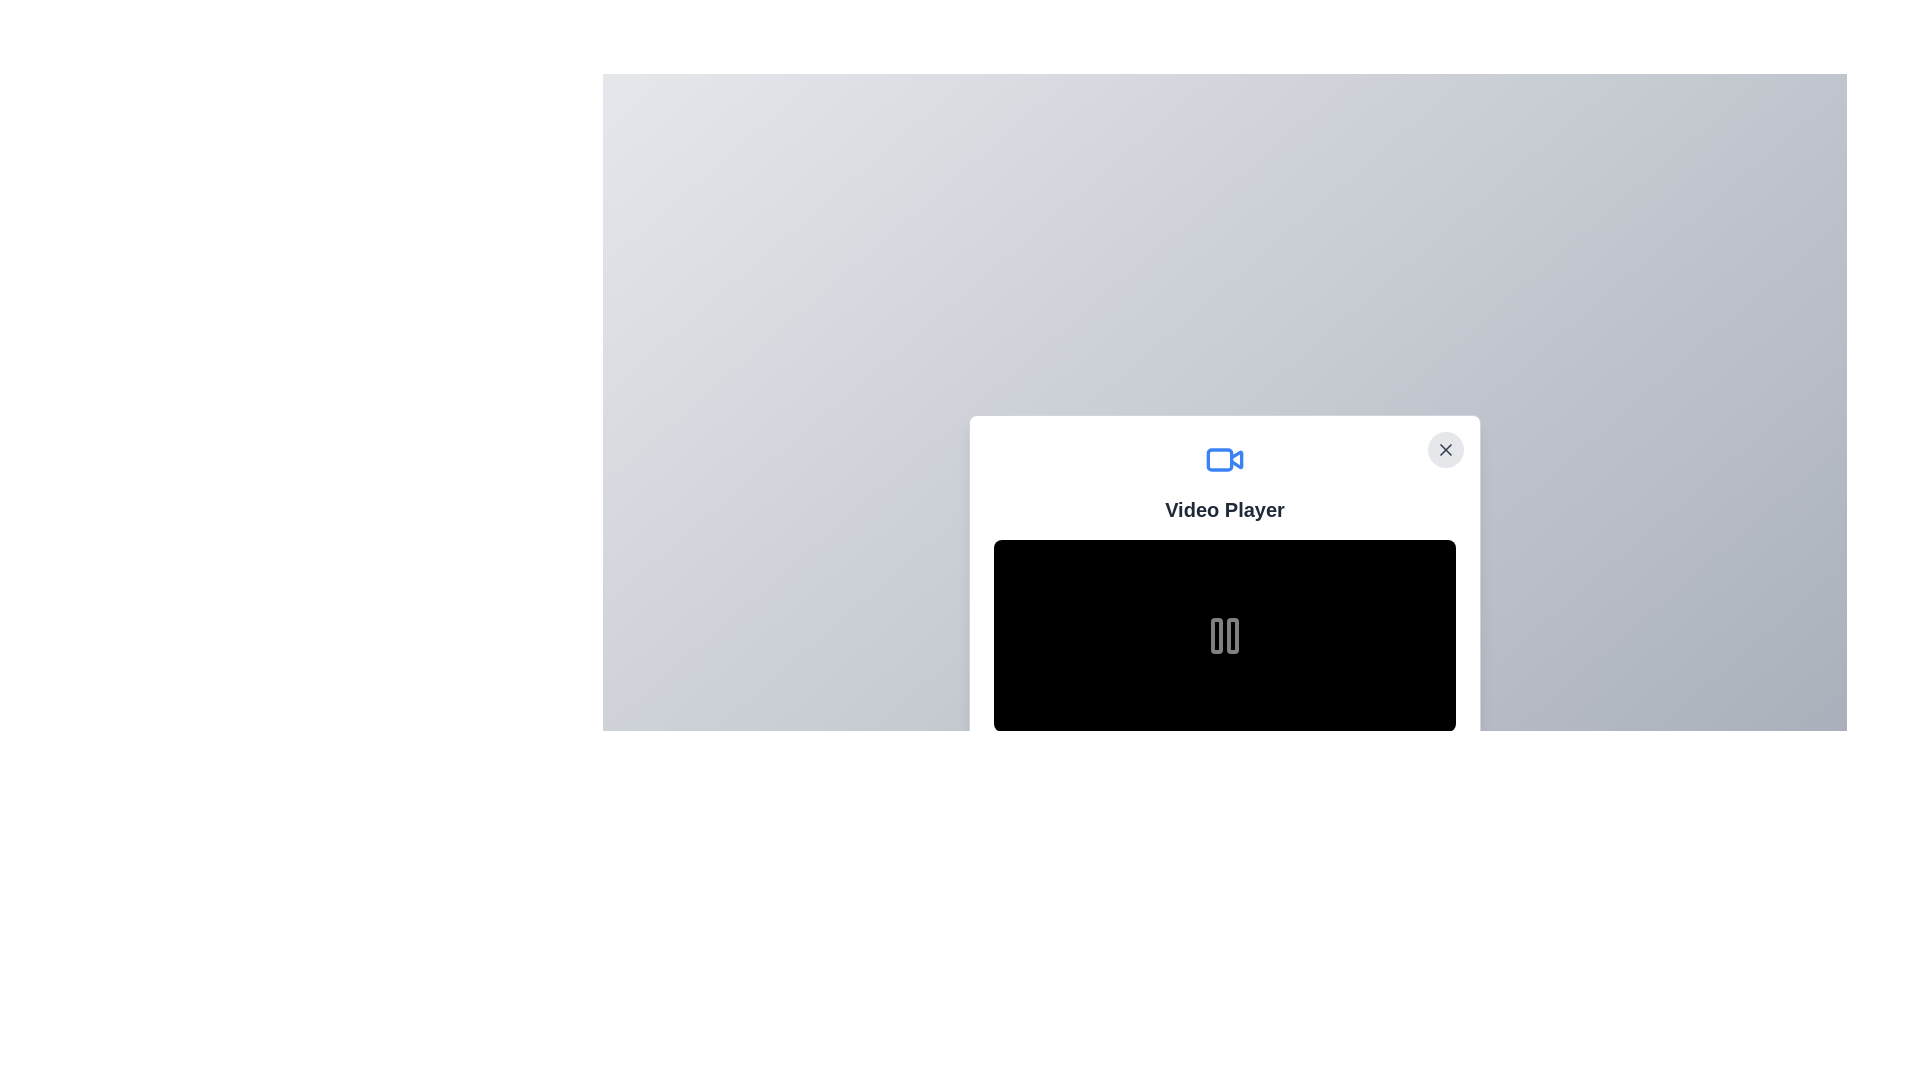 This screenshot has height=1080, width=1920. I want to click on the video player interface, which has a black background and a central icon resembling pause bars, indicating a paused state, and is styled with rounded corners, so click(1223, 612).